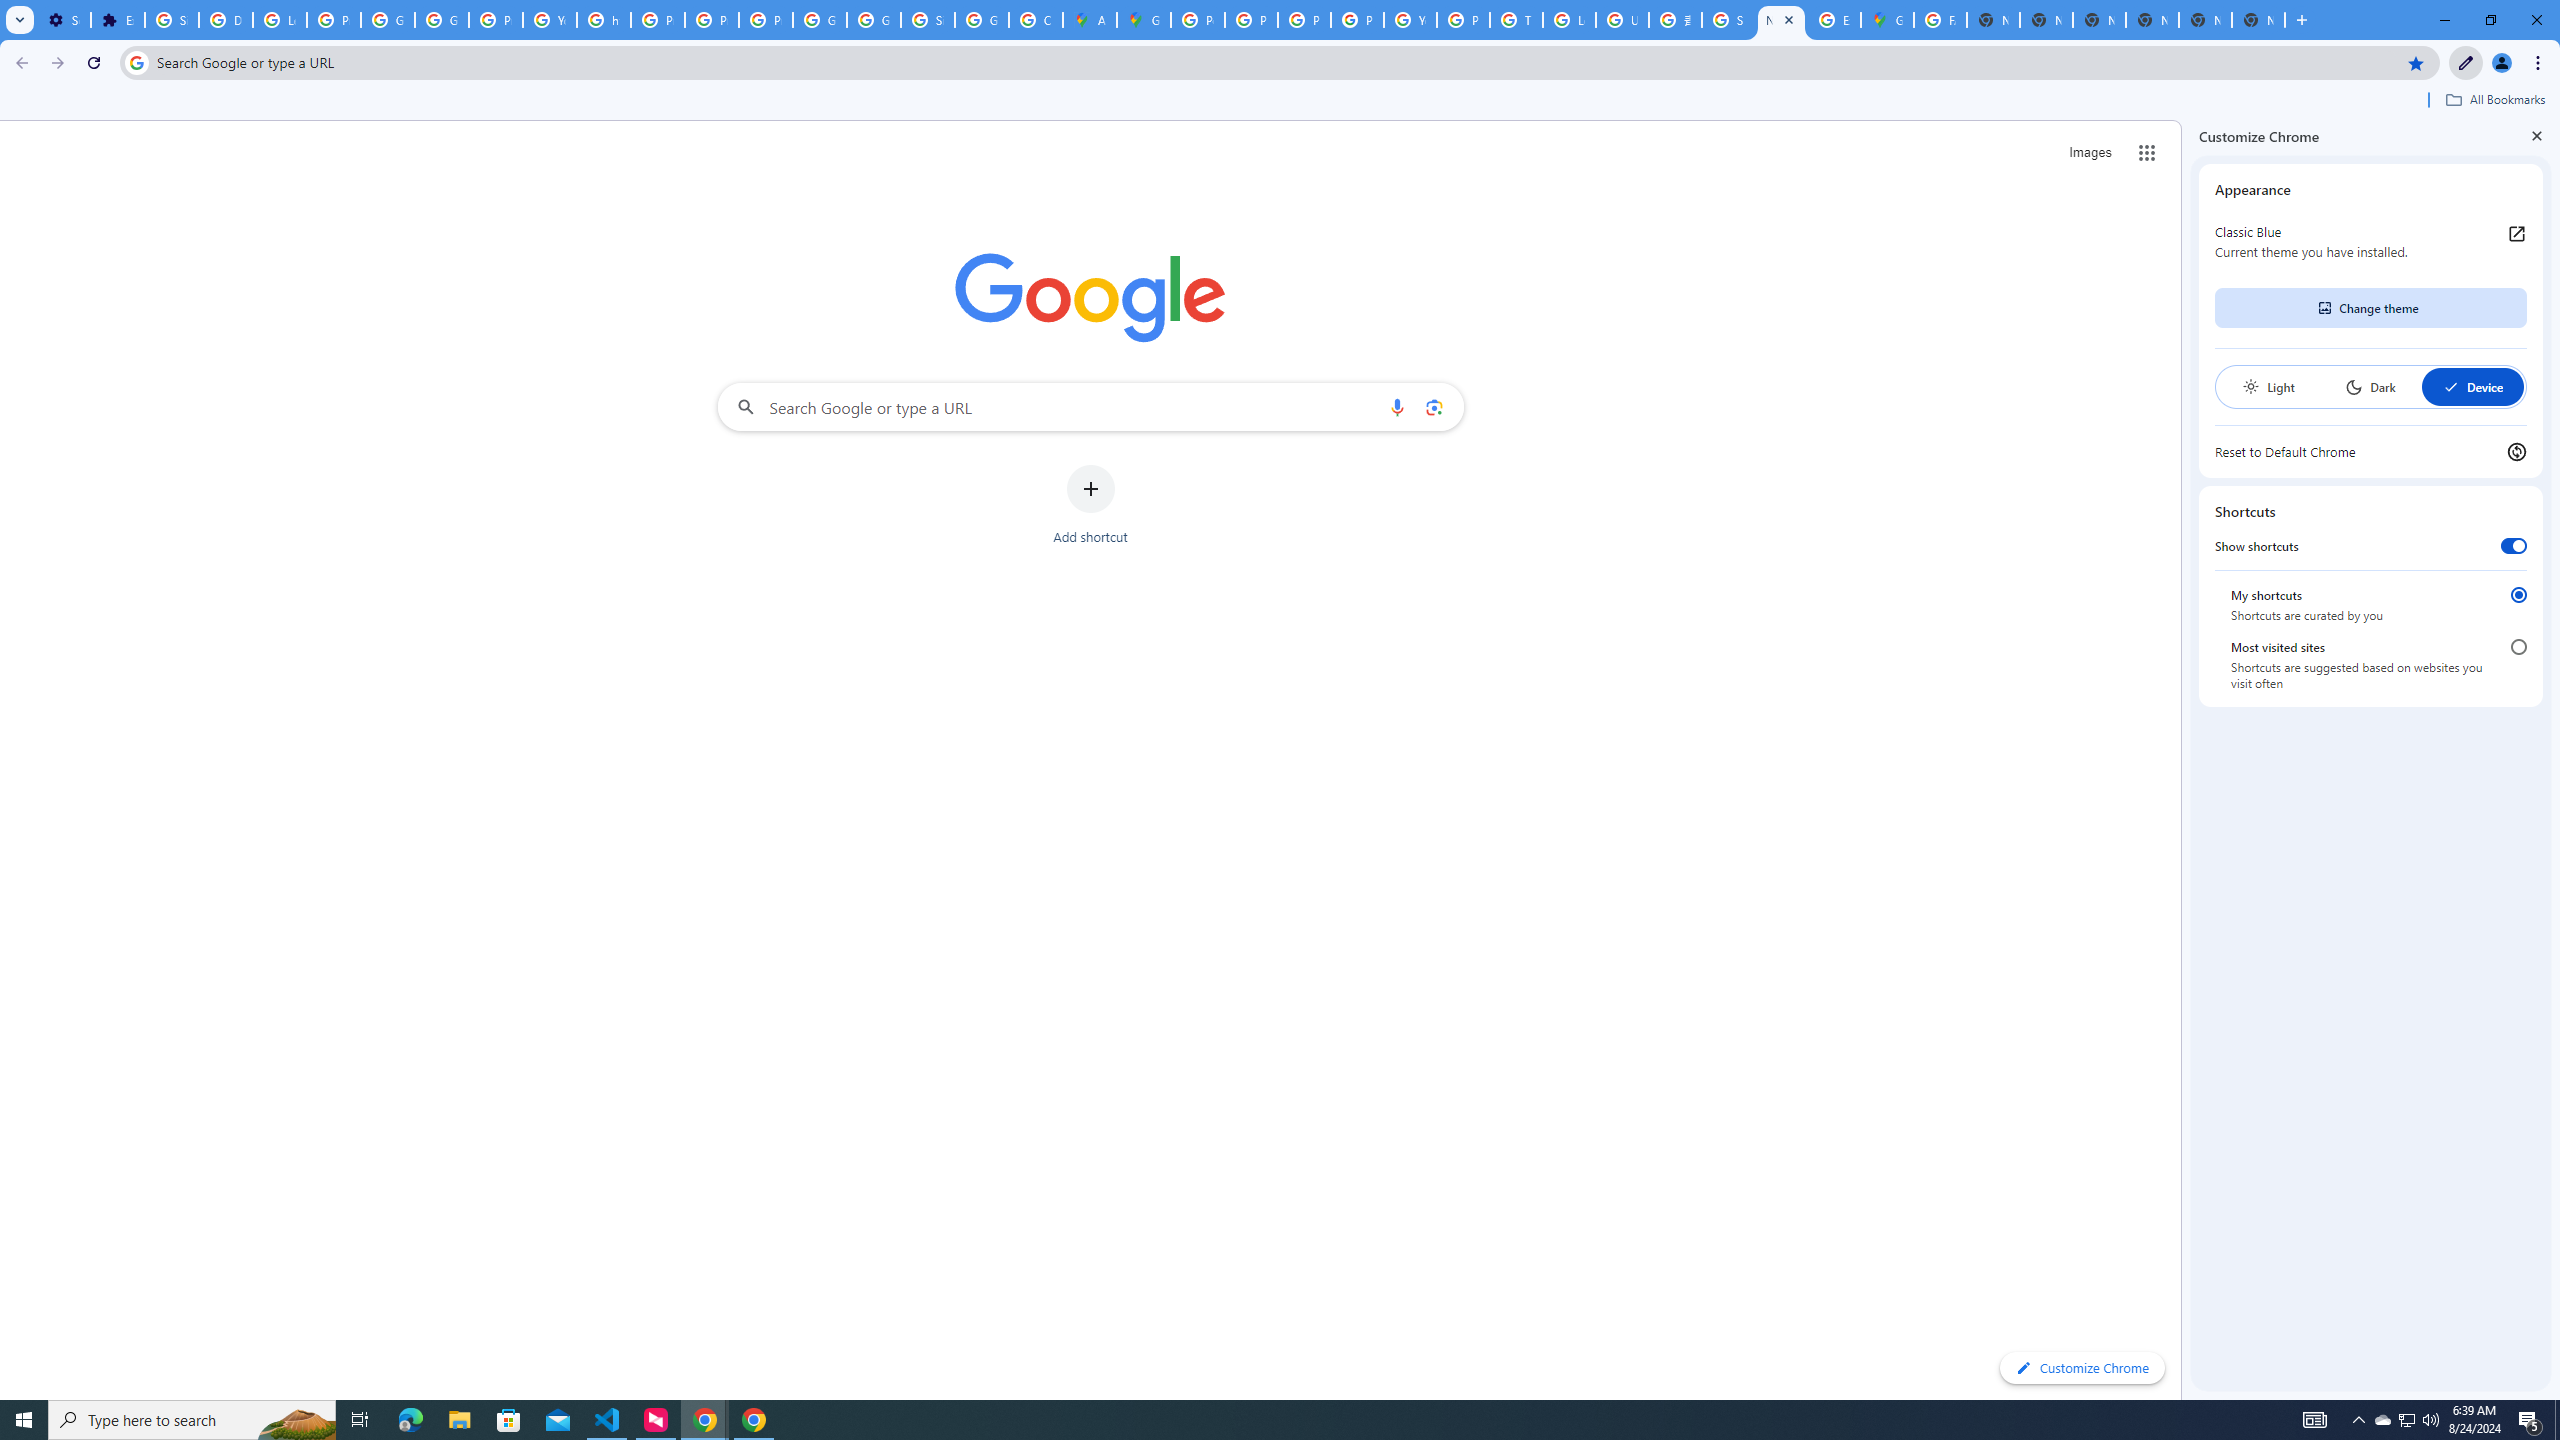 Image resolution: width=2560 pixels, height=1440 pixels. Describe the element at coordinates (2471, 386) in the screenshot. I see `'Device'` at that location.